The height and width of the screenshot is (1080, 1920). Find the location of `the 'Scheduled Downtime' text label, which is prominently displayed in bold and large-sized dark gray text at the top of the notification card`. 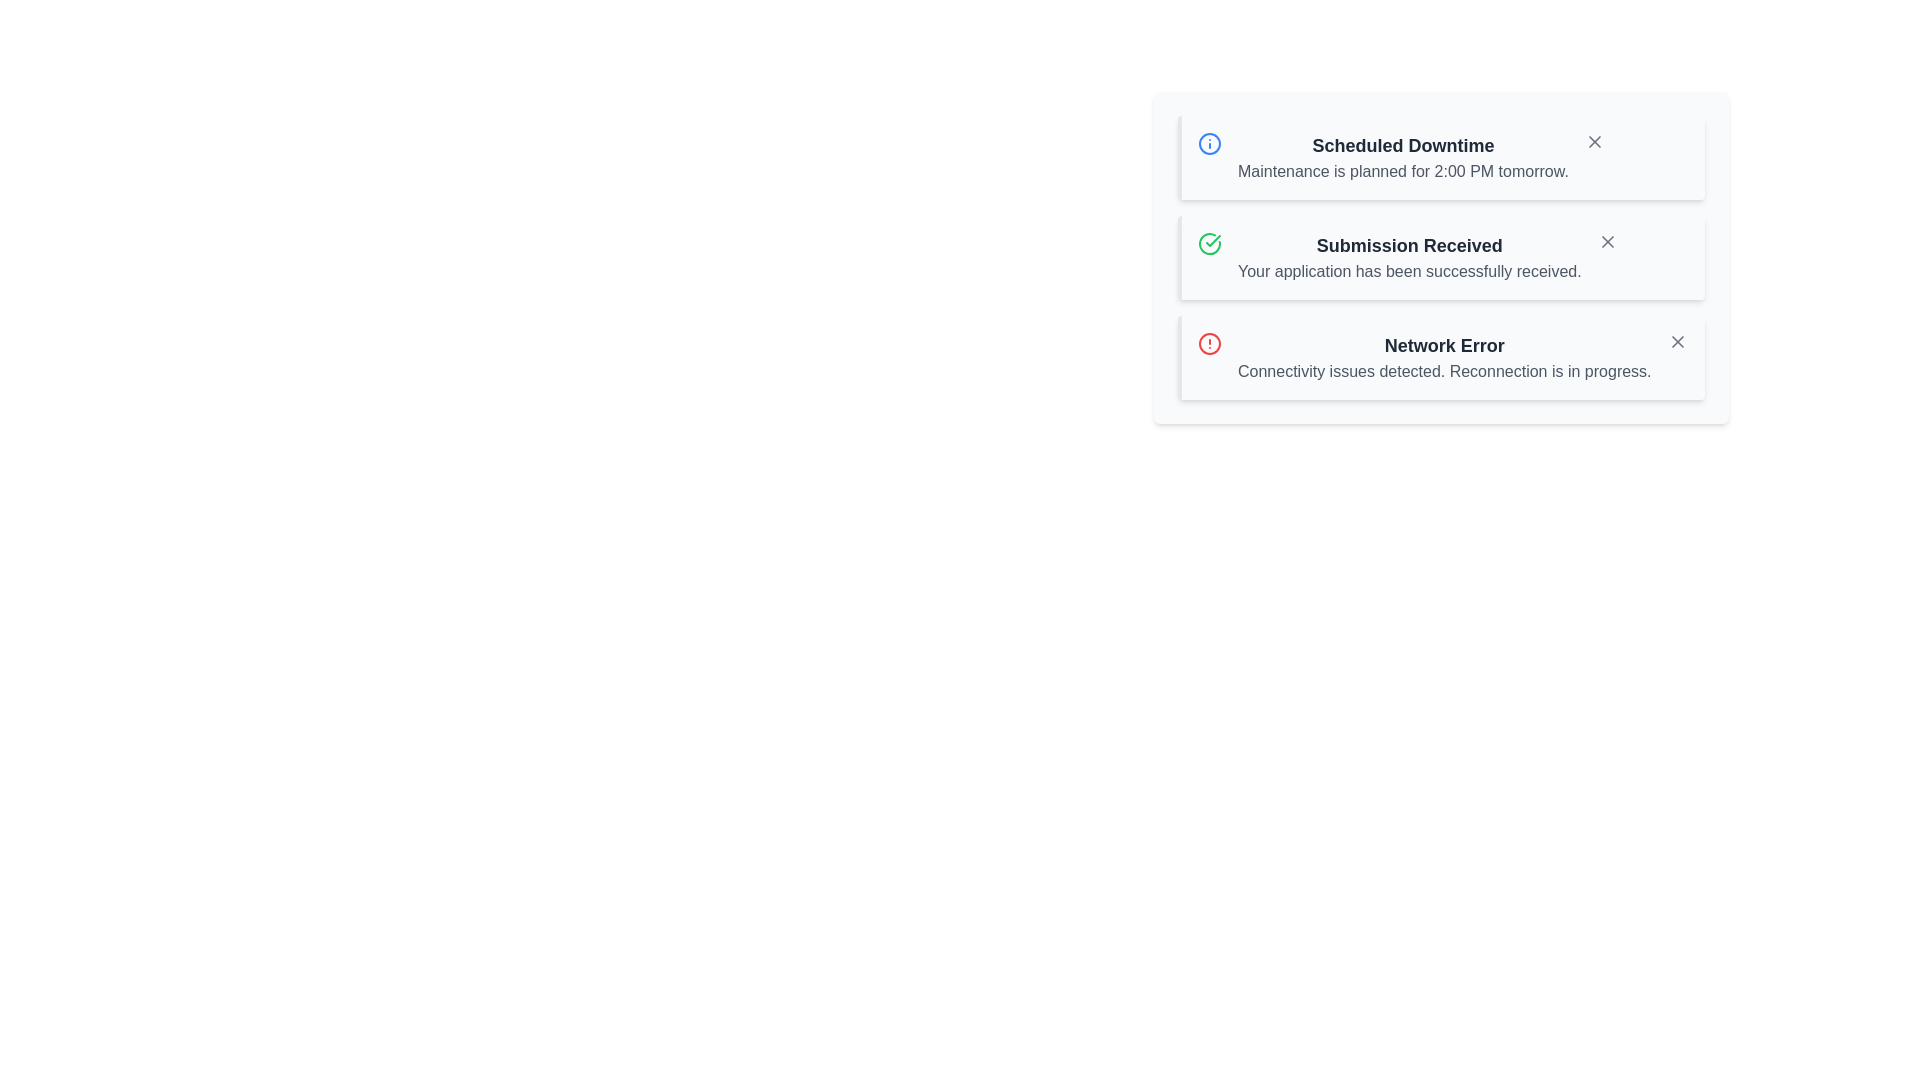

the 'Scheduled Downtime' text label, which is prominently displayed in bold and large-sized dark gray text at the top of the notification card is located at coordinates (1402, 145).